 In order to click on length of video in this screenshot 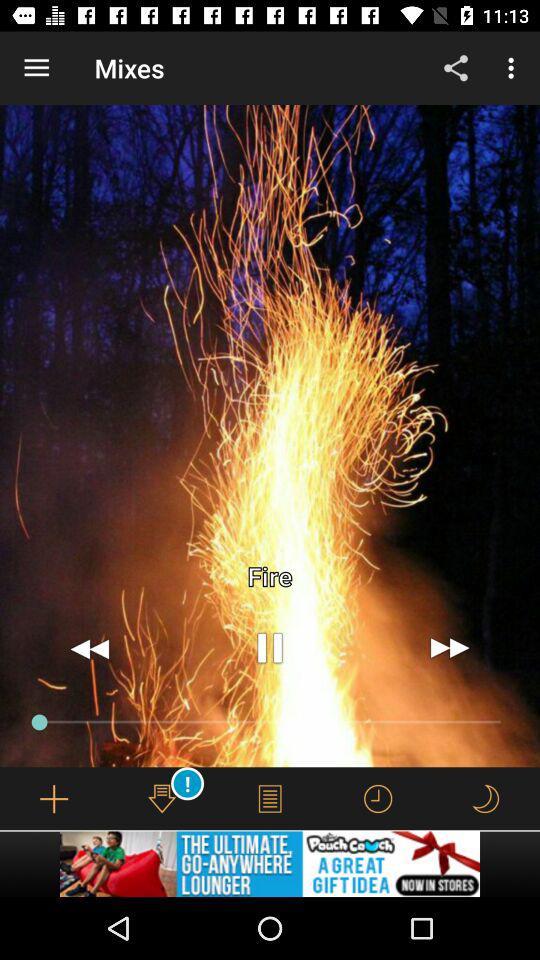, I will do `click(378, 798)`.